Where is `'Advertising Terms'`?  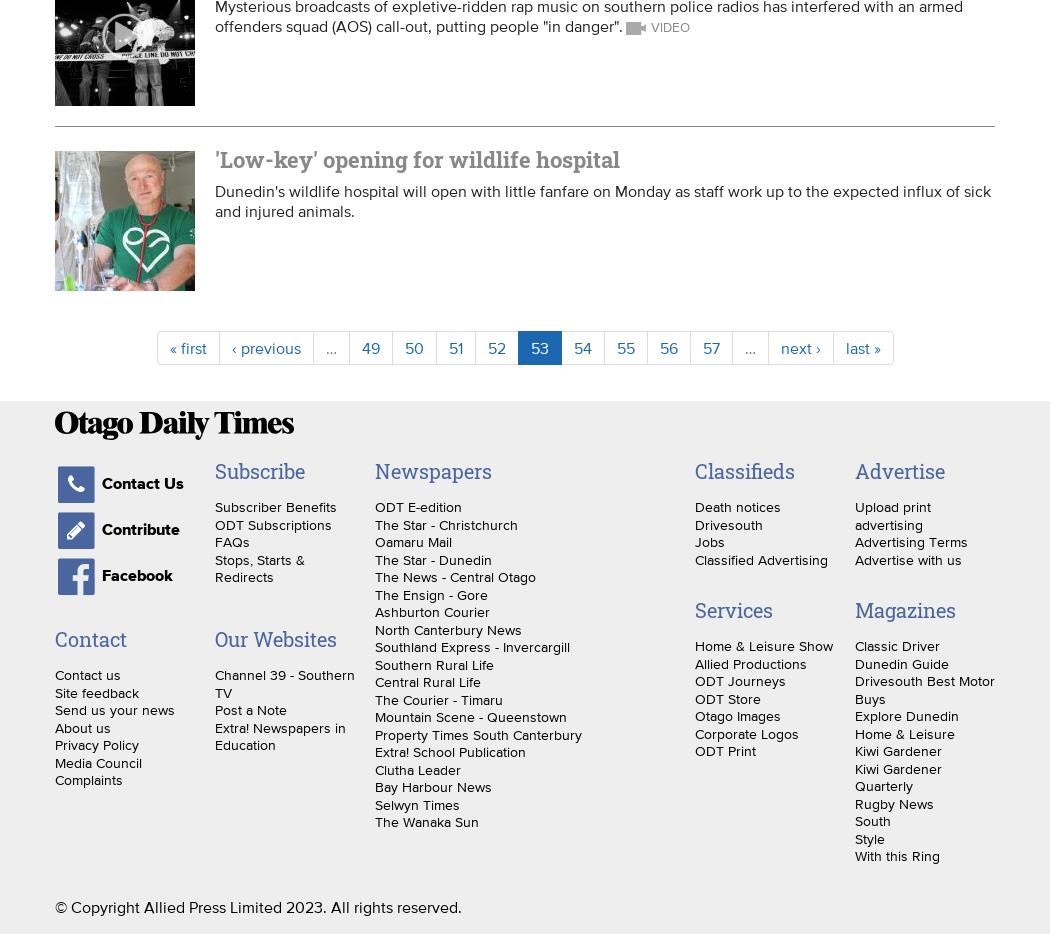
'Advertising Terms' is located at coordinates (910, 542).